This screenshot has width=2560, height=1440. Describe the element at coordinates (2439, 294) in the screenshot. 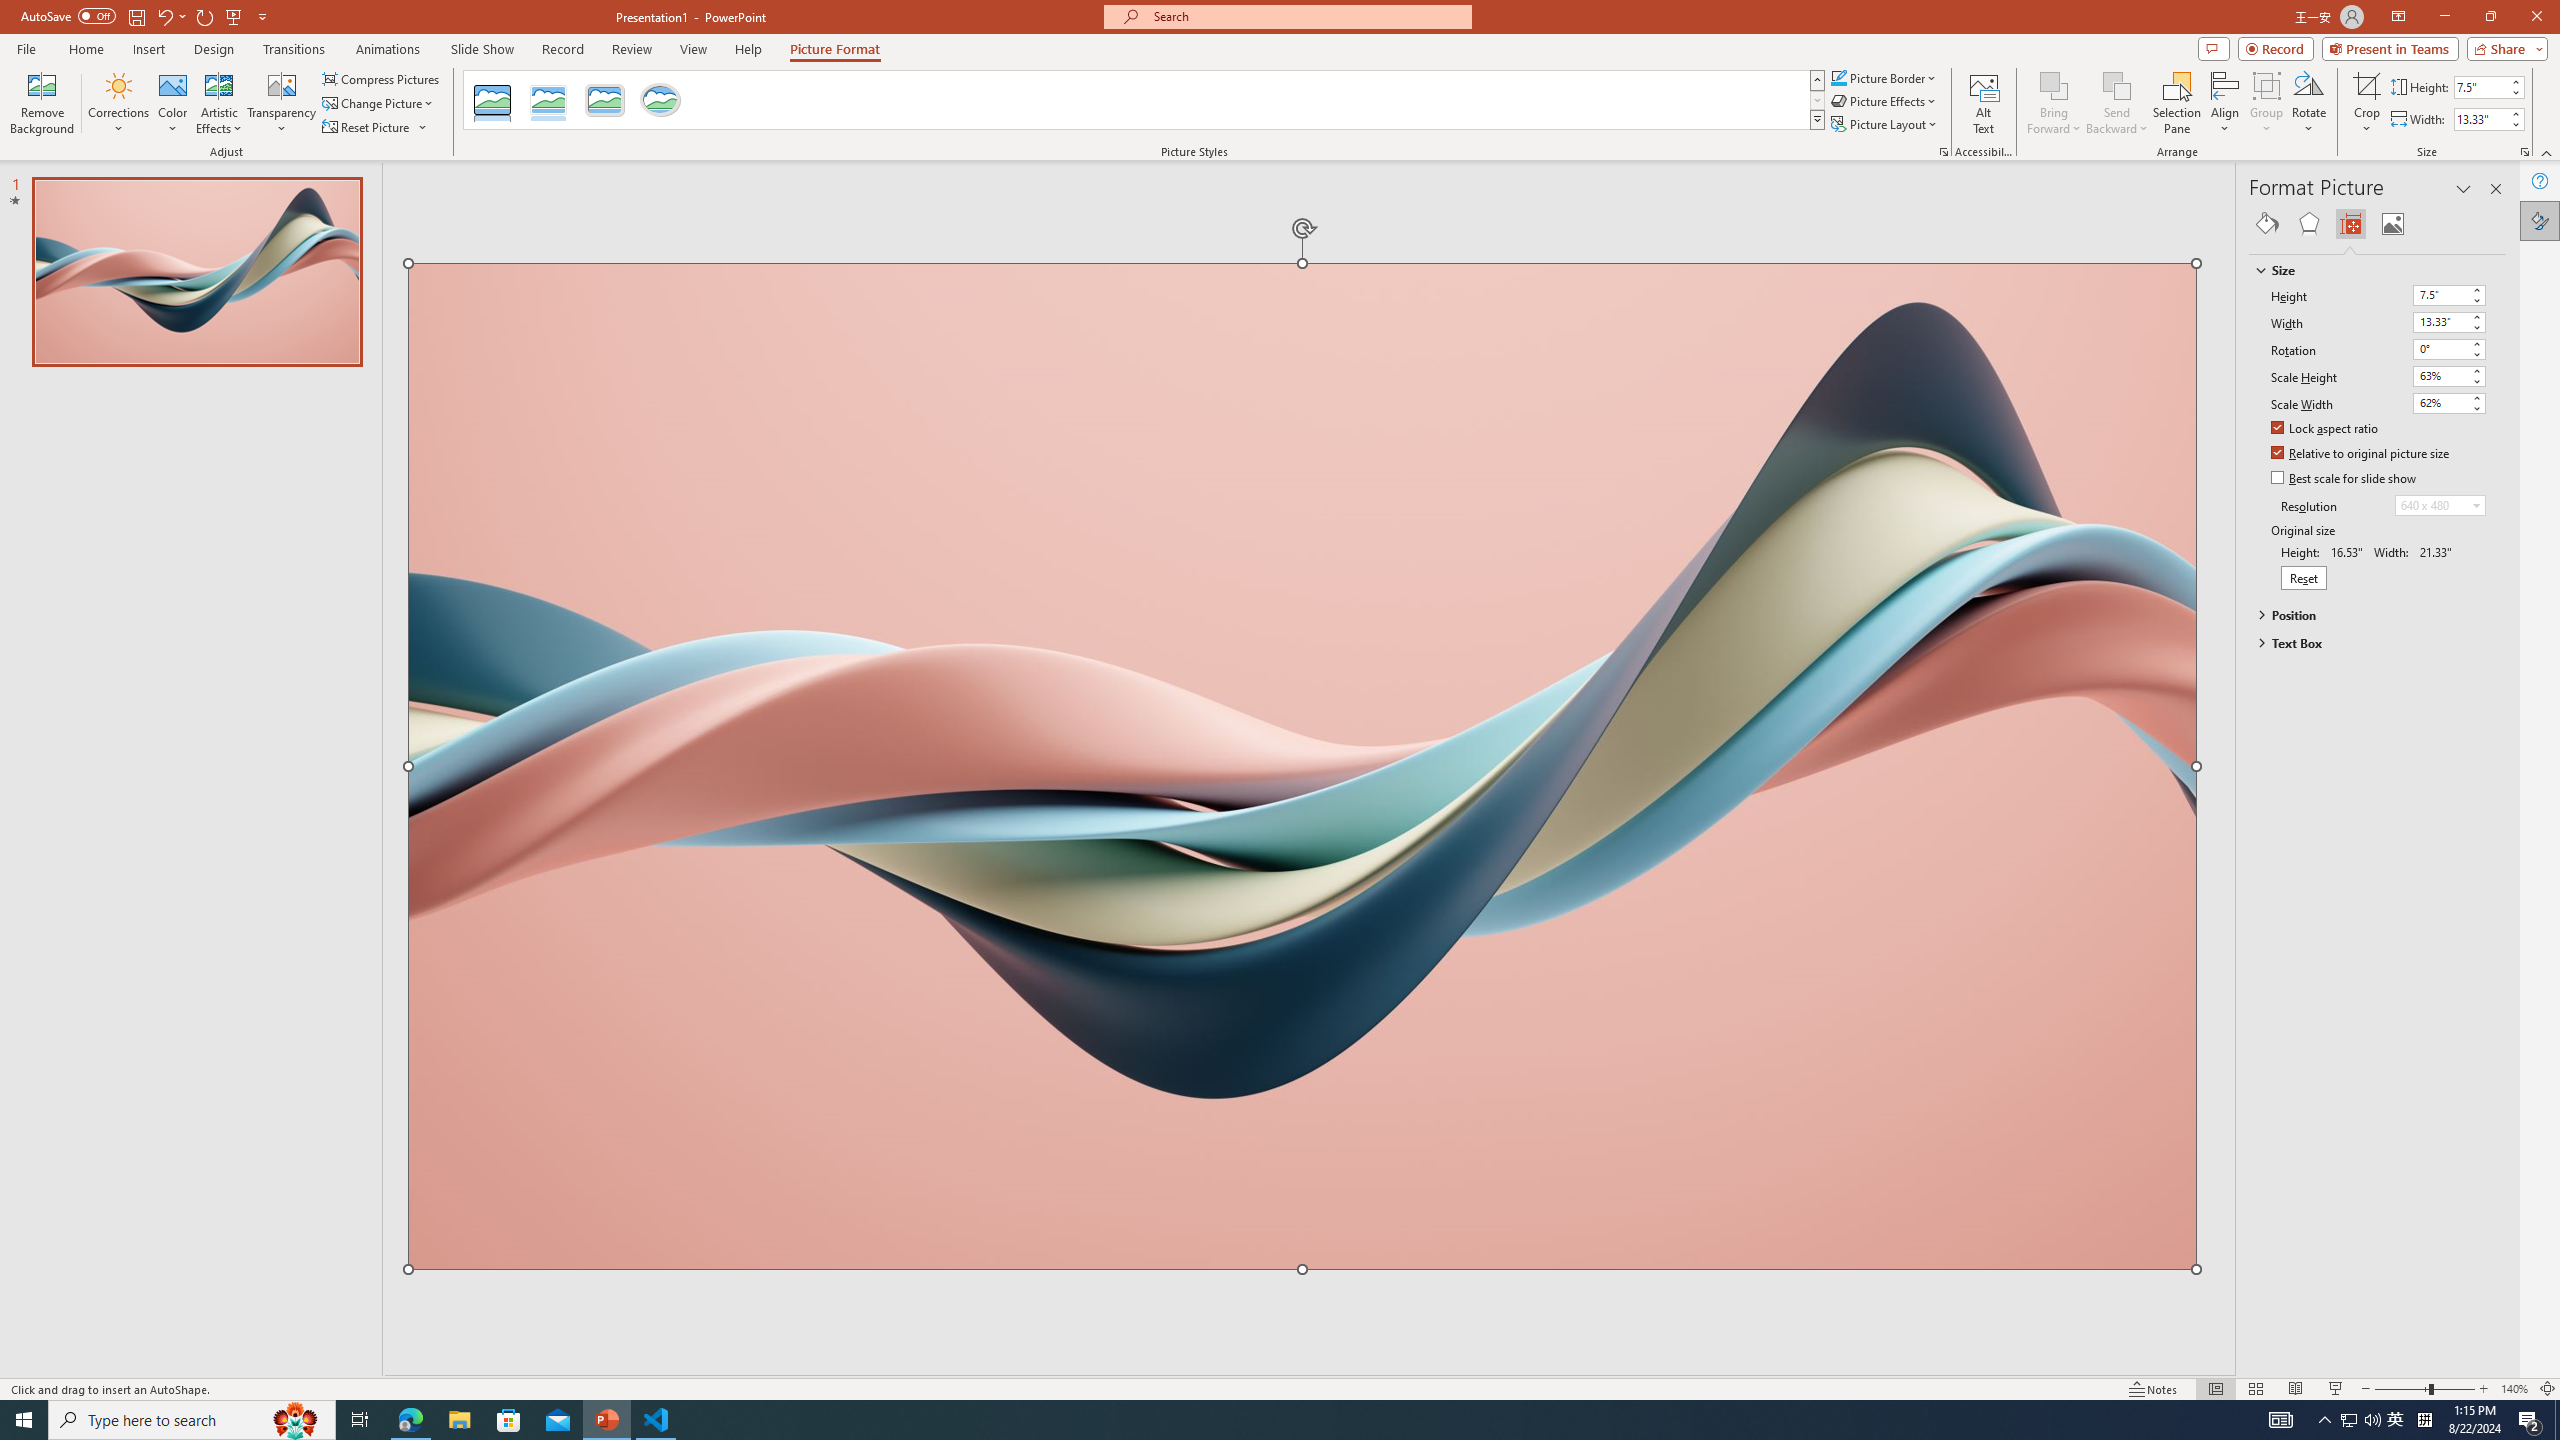

I see `'Height'` at that location.